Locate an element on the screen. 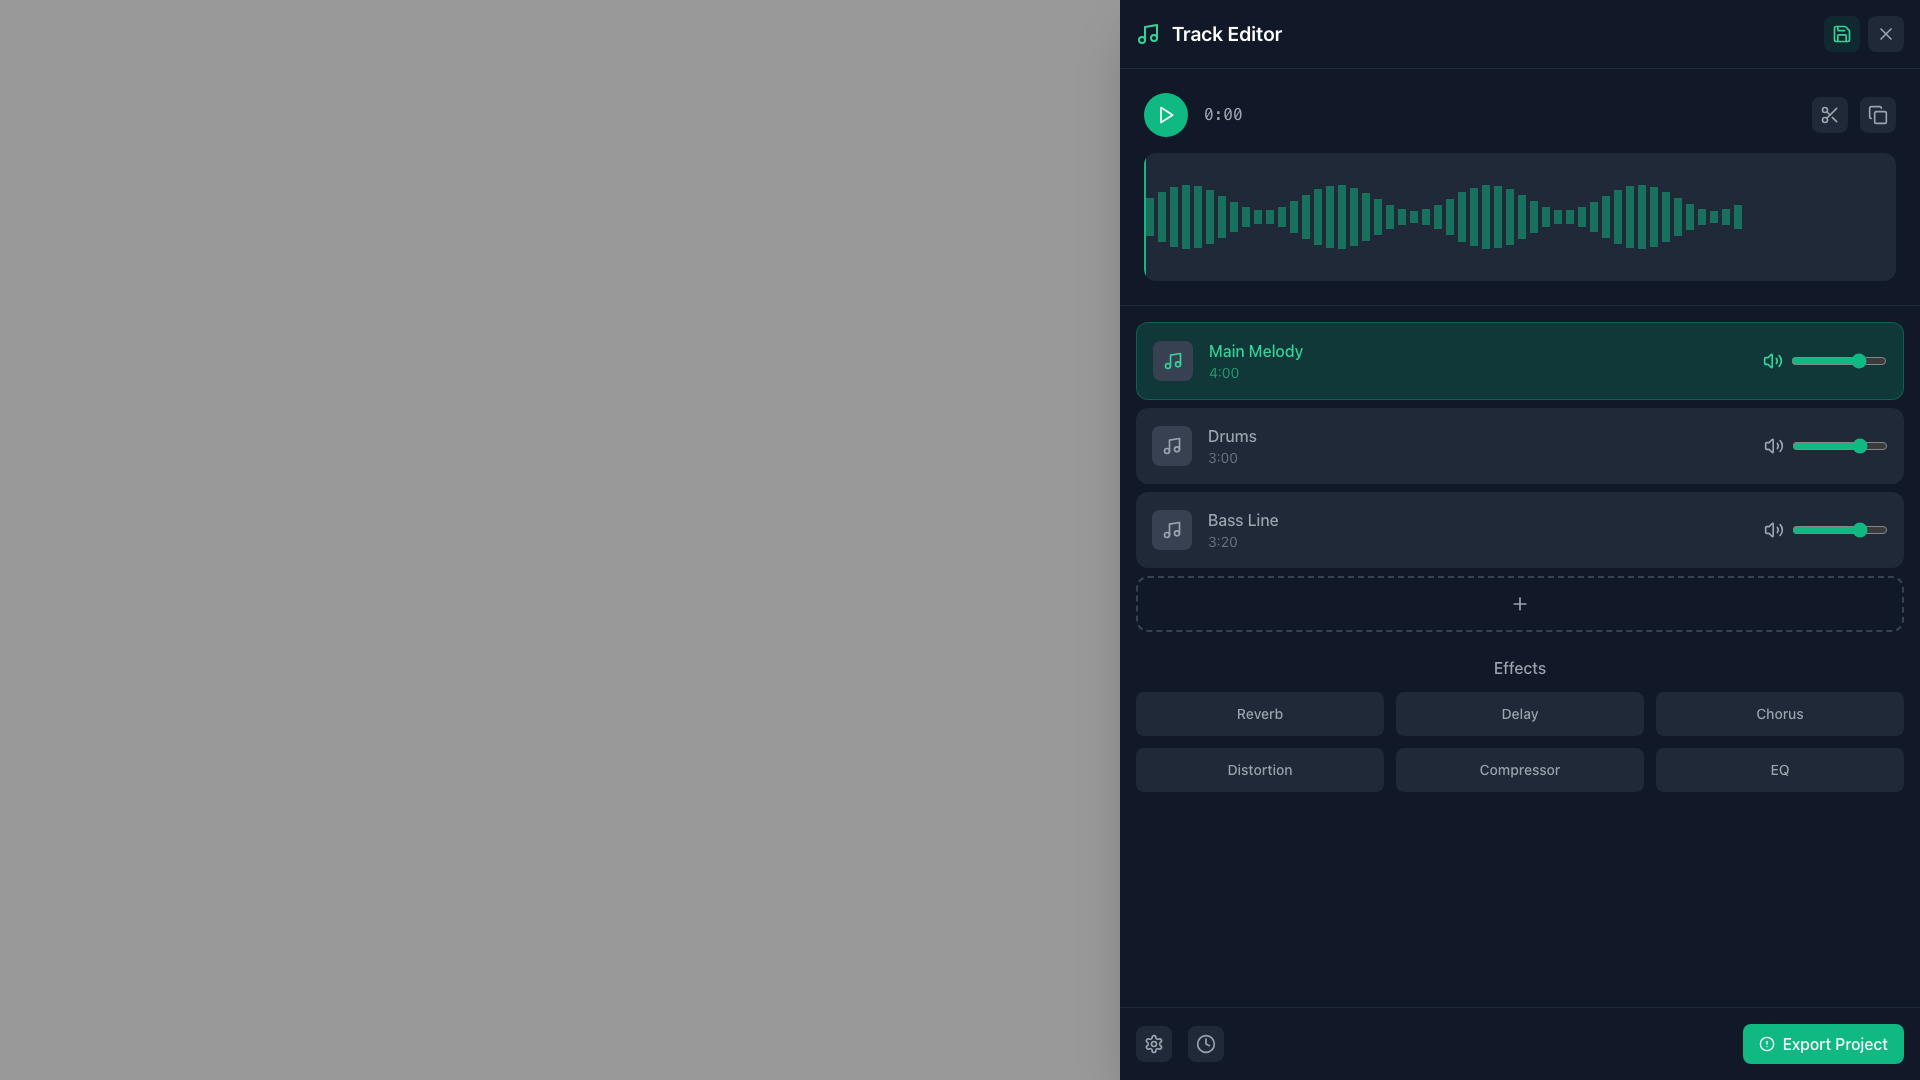 This screenshot has width=1920, height=1080. the fifteenth graphical waveform bar in the series that visually represents an amplitude or frequency data point is located at coordinates (1318, 216).